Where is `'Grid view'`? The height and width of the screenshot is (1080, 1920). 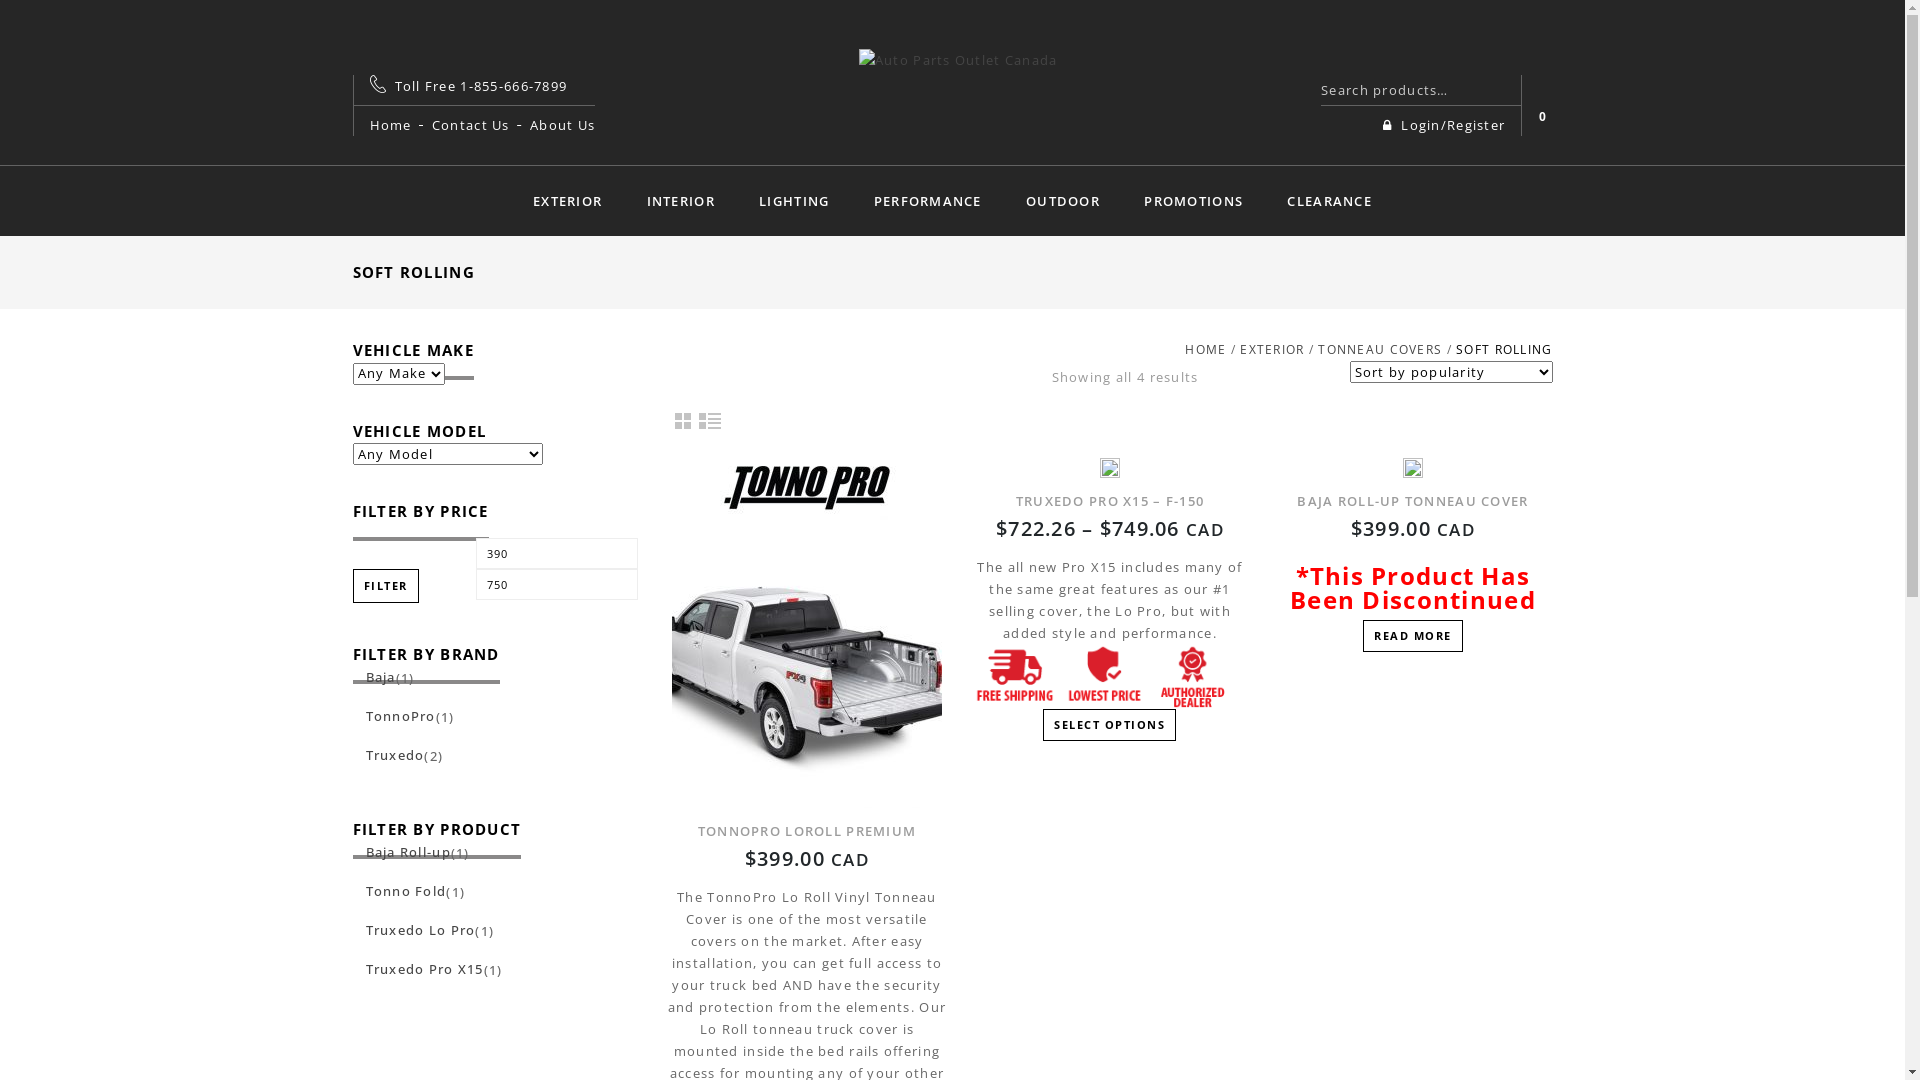
'Grid view' is located at coordinates (682, 419).